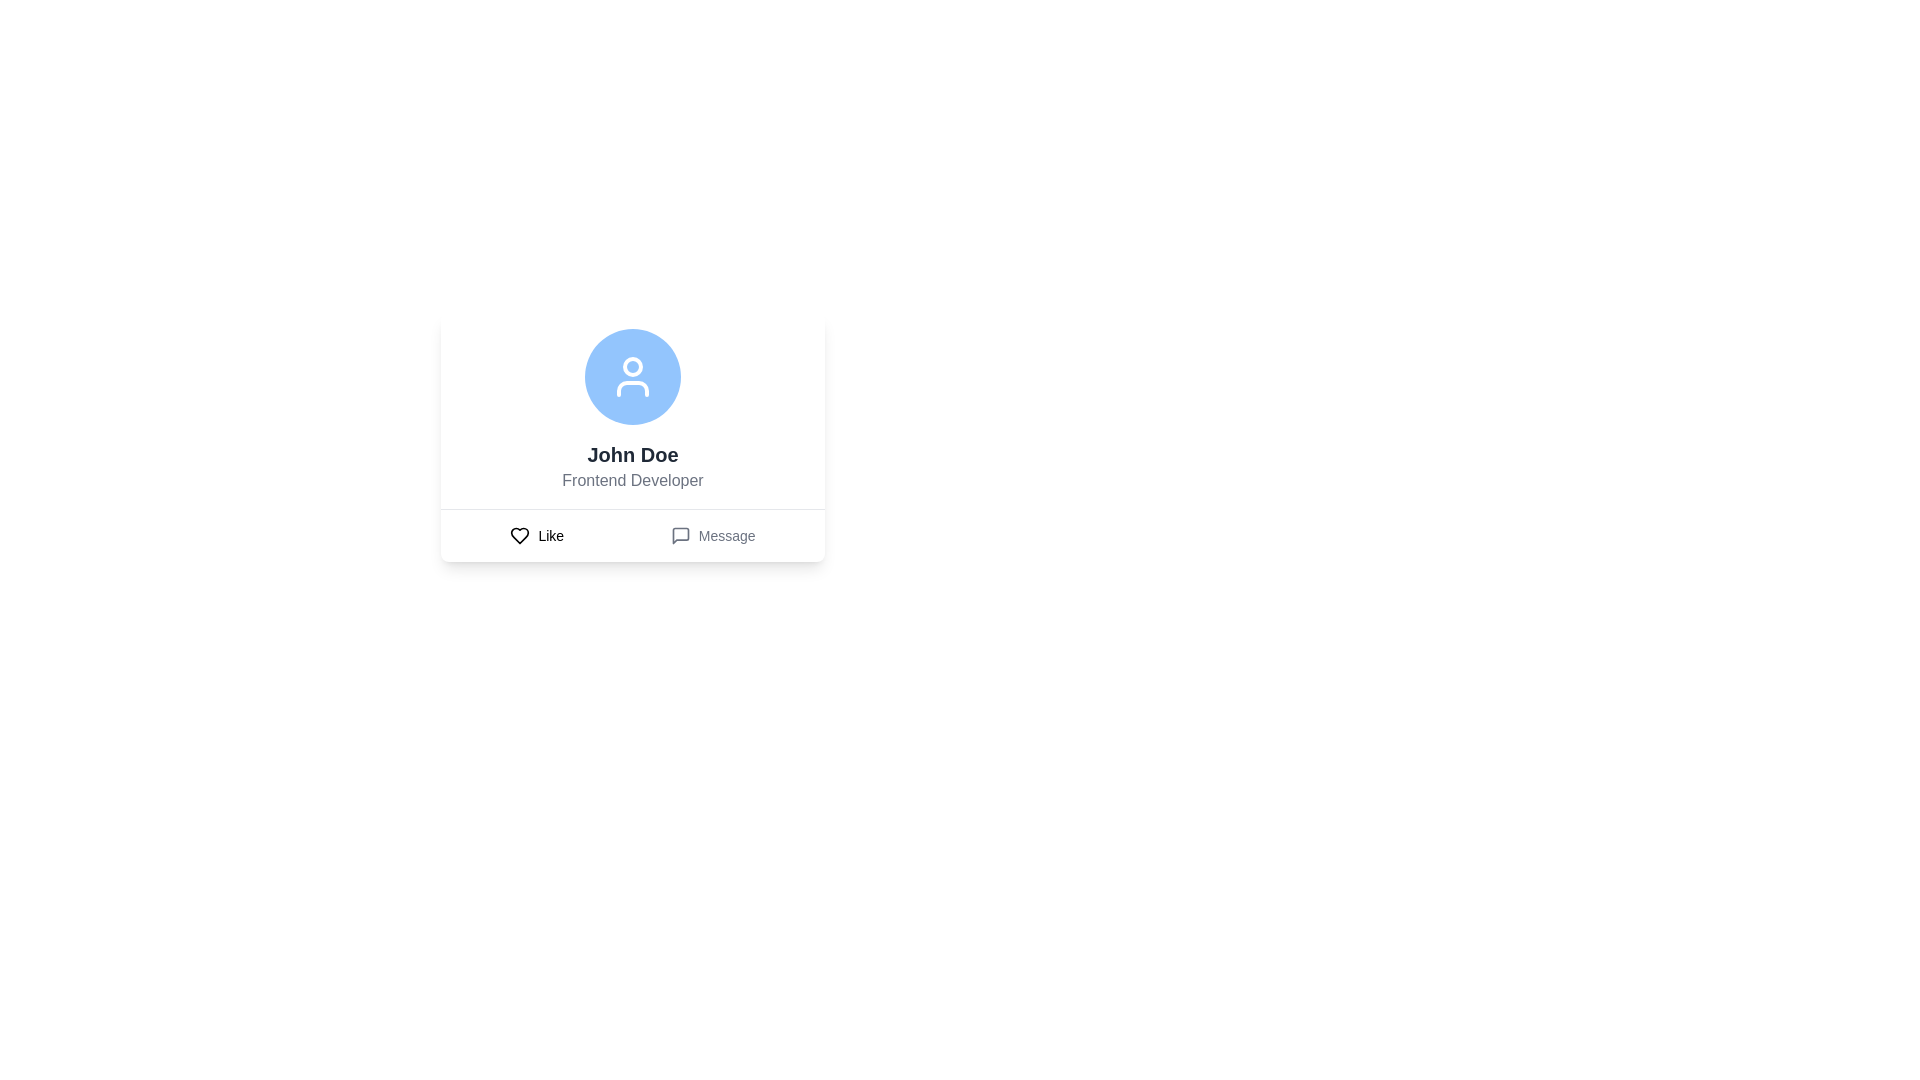  What do you see at coordinates (632, 377) in the screenshot?
I see `the circular user profile icon, which is white with a silhouette design, centered within a blue circular background, located in the upper-middle part of a card displaying 'John Doe' and 'Frontend Developer'` at bounding box center [632, 377].